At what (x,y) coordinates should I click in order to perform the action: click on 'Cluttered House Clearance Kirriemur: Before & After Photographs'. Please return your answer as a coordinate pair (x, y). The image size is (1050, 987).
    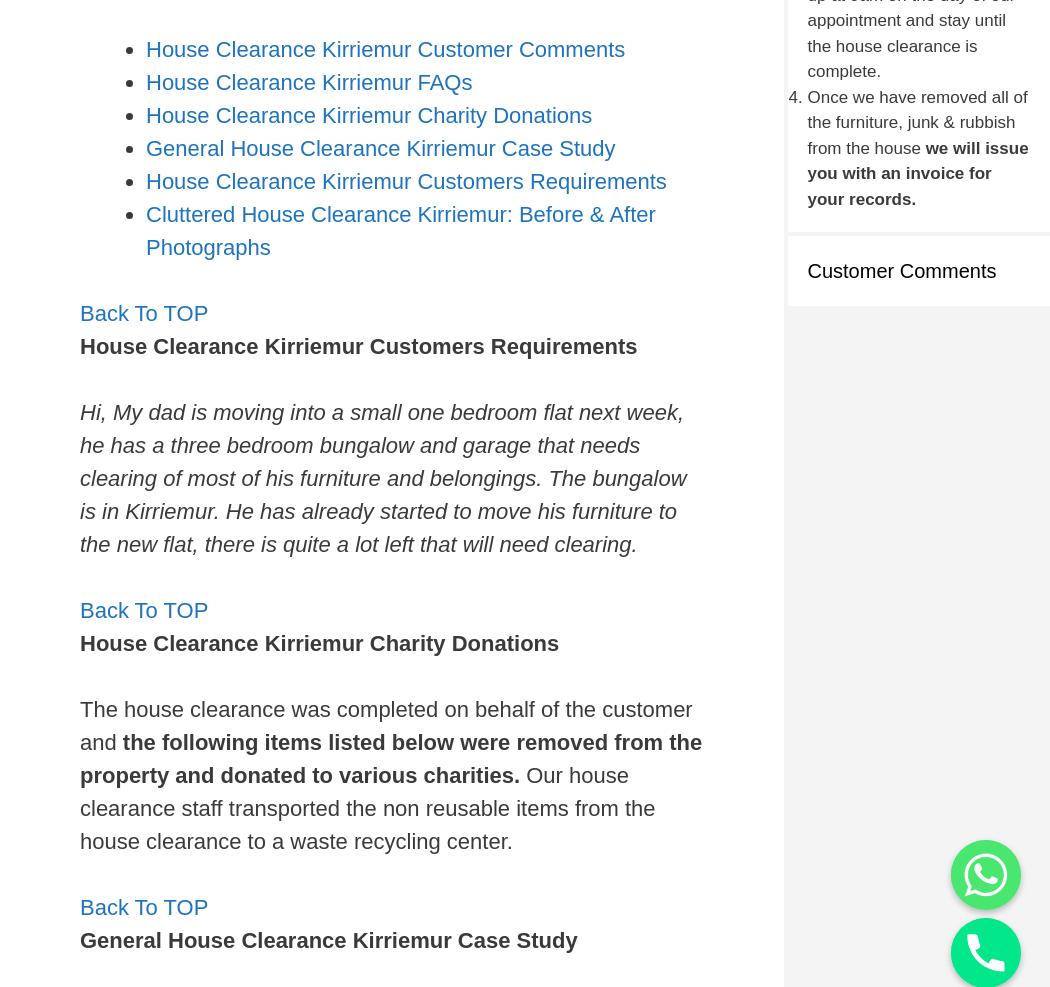
    Looking at the image, I should click on (400, 229).